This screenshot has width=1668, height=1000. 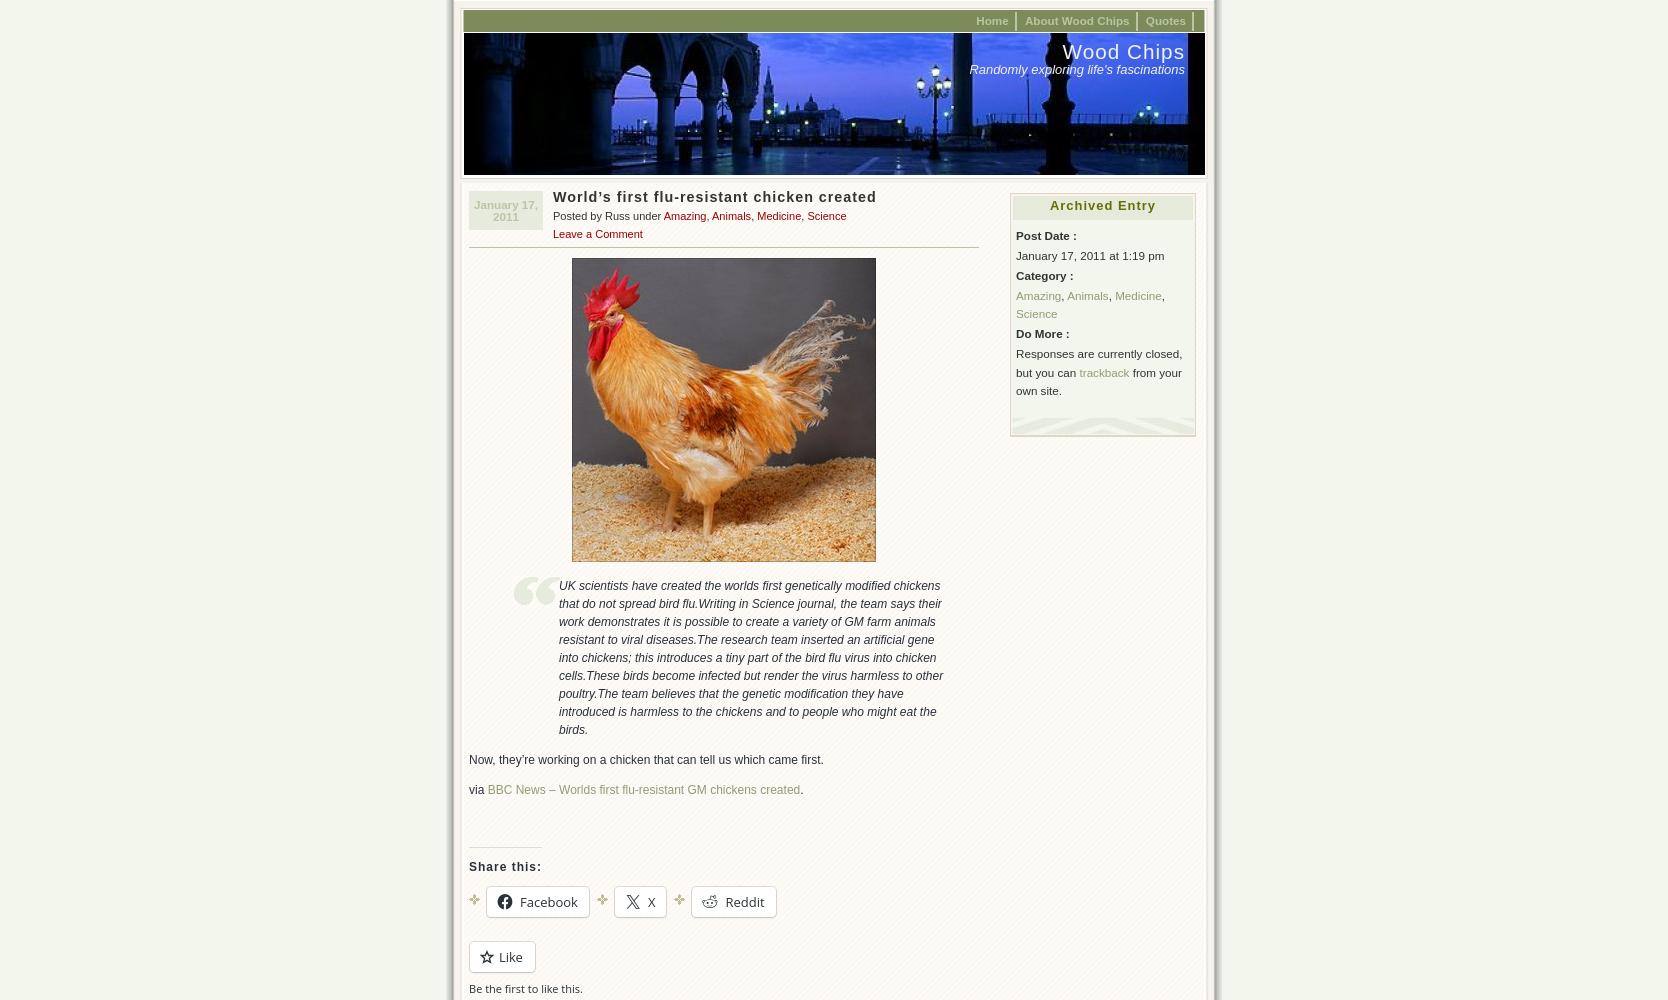 I want to click on 'Randomly exploring life's fascinations', so click(x=1076, y=68).